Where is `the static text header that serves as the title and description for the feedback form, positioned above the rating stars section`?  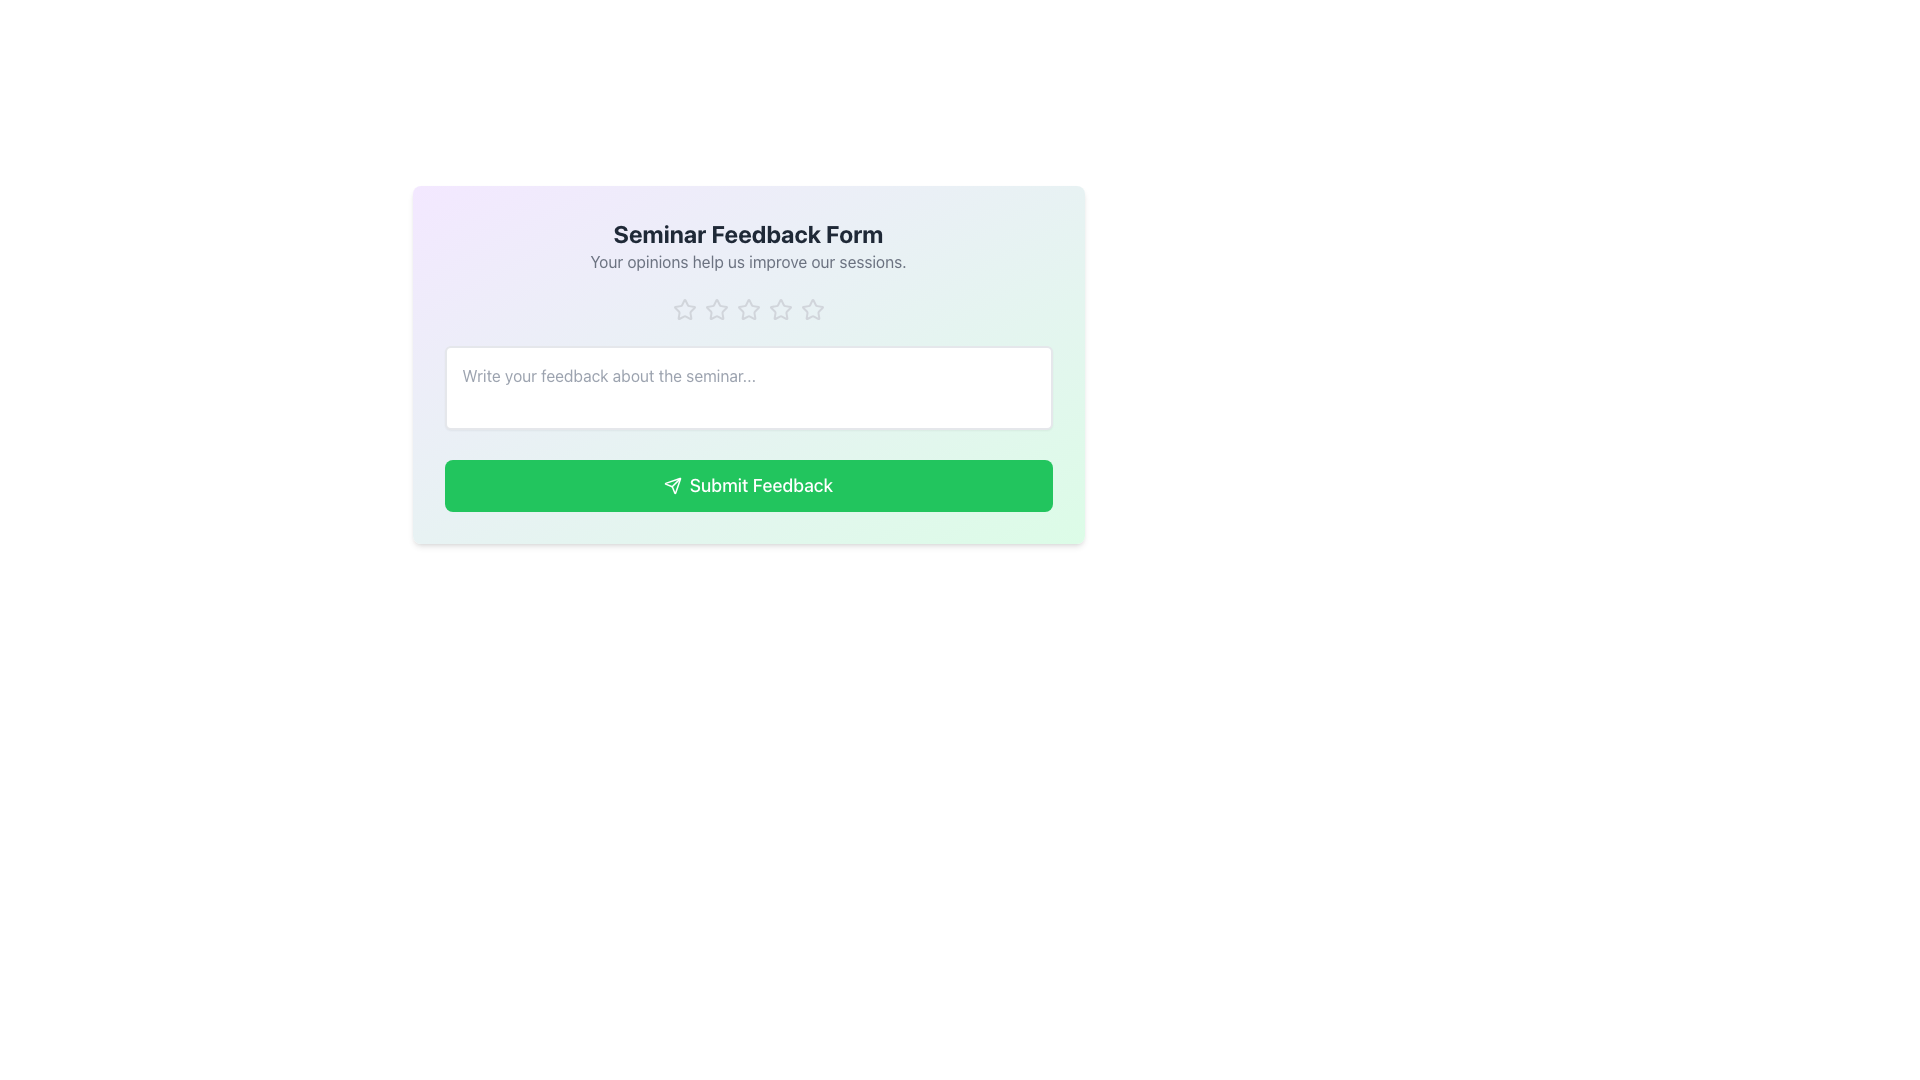
the static text header that serves as the title and description for the feedback form, positioned above the rating stars section is located at coordinates (747, 245).